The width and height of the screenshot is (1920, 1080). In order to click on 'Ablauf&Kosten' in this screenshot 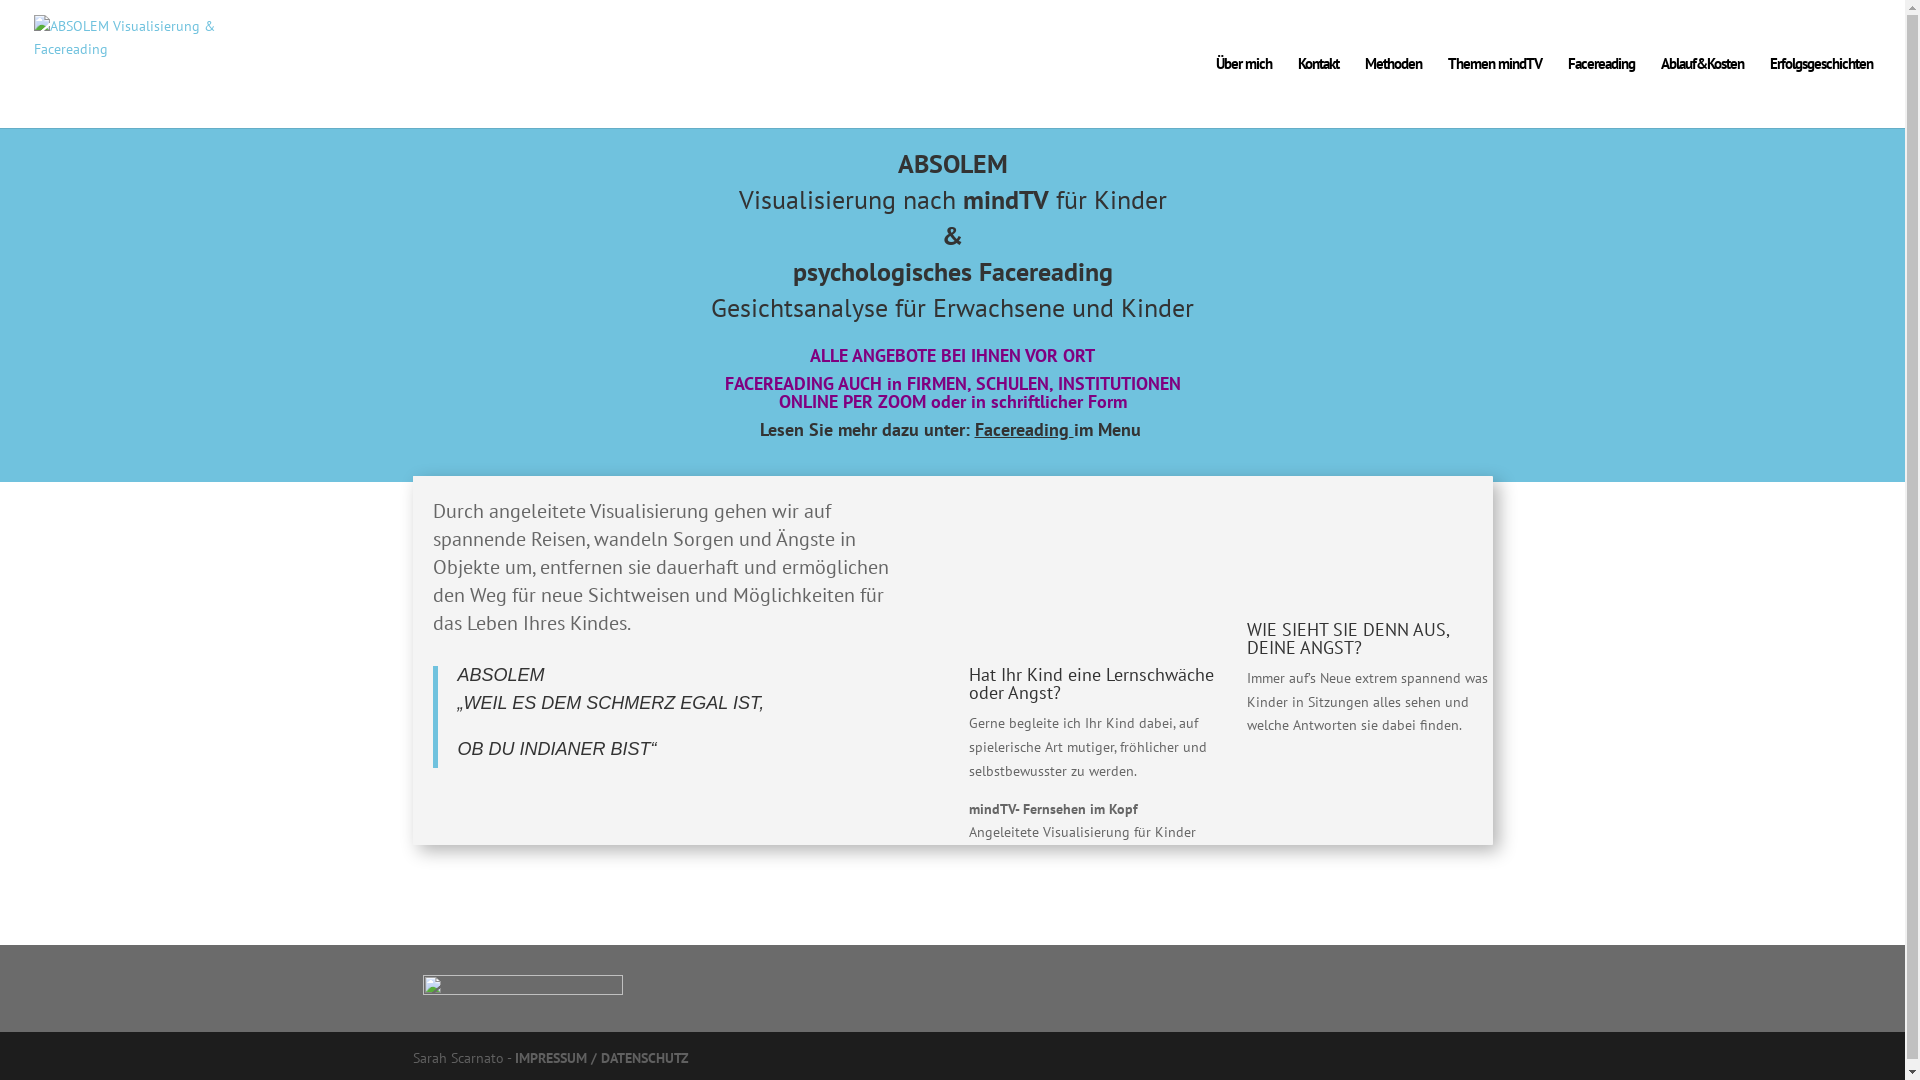, I will do `click(1701, 92)`.